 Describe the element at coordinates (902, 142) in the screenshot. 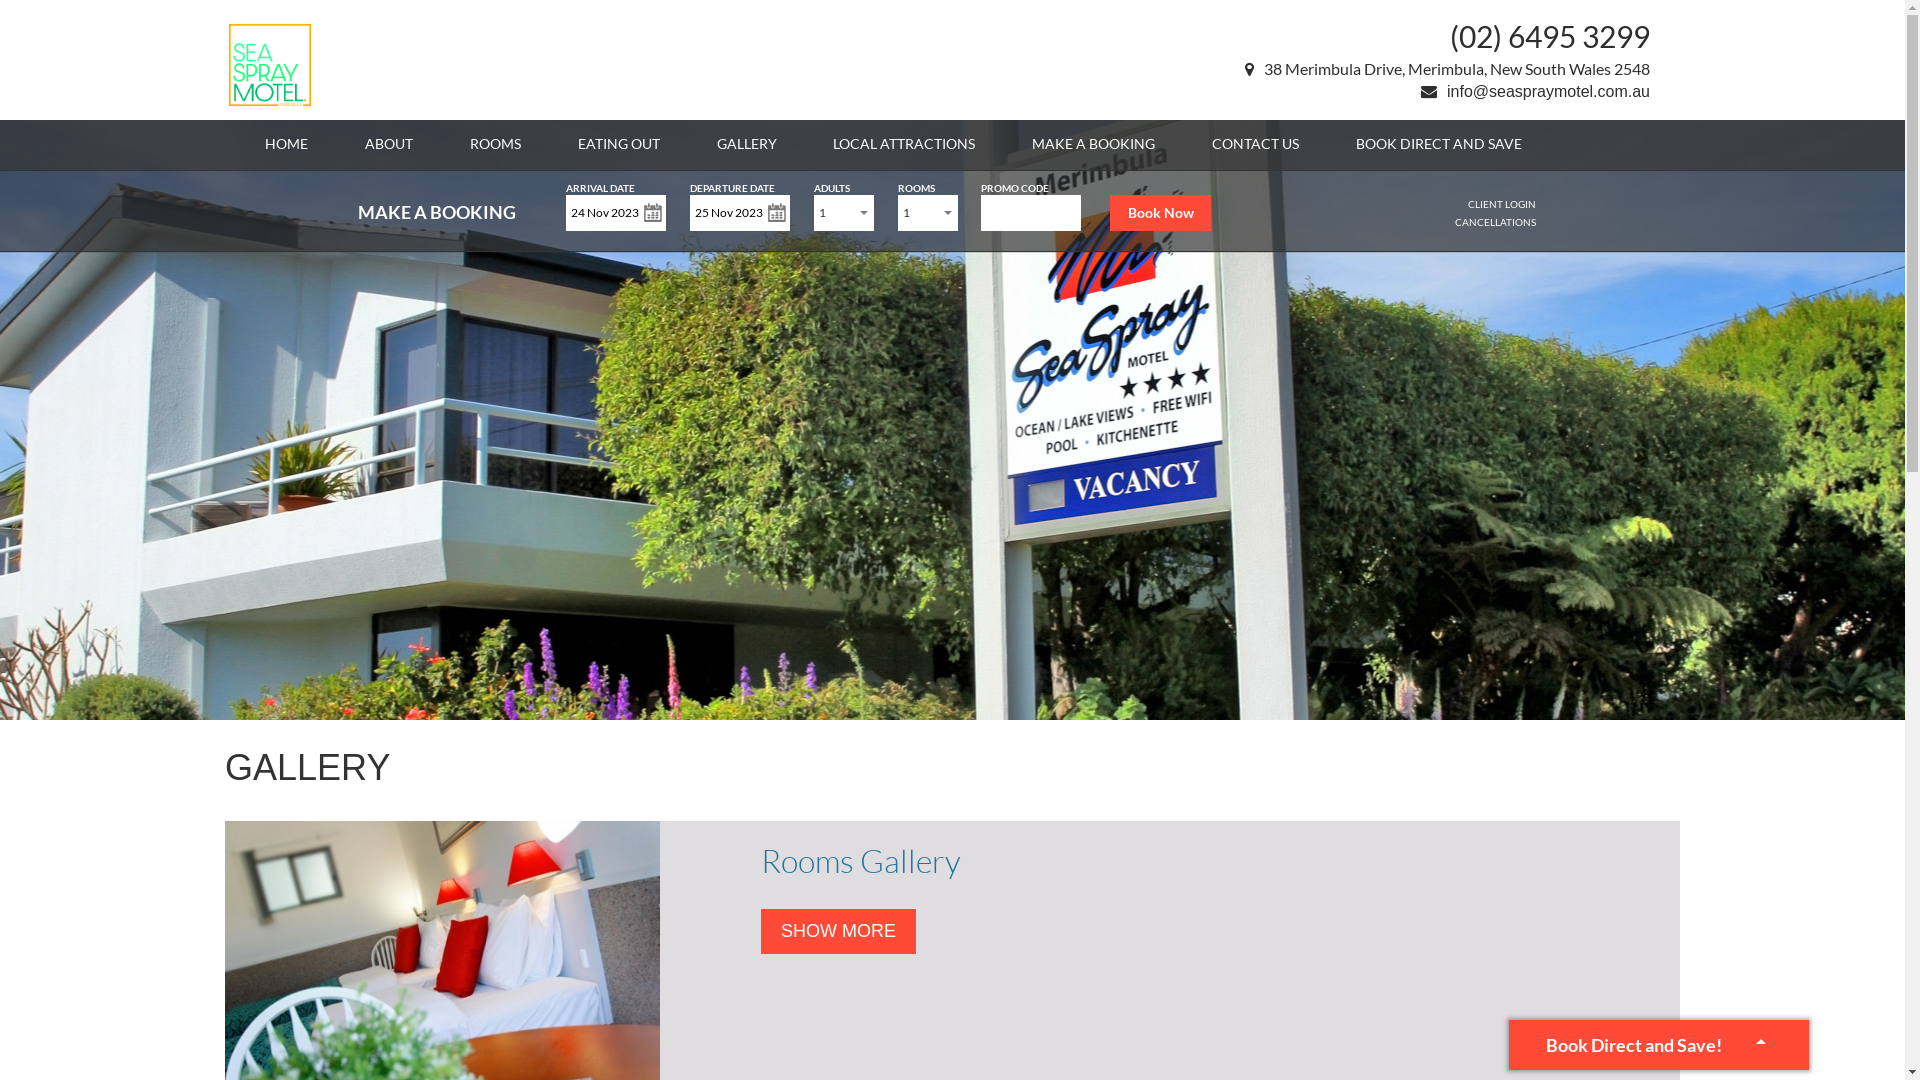

I see `'LOCAL ATTRACTIONS'` at that location.